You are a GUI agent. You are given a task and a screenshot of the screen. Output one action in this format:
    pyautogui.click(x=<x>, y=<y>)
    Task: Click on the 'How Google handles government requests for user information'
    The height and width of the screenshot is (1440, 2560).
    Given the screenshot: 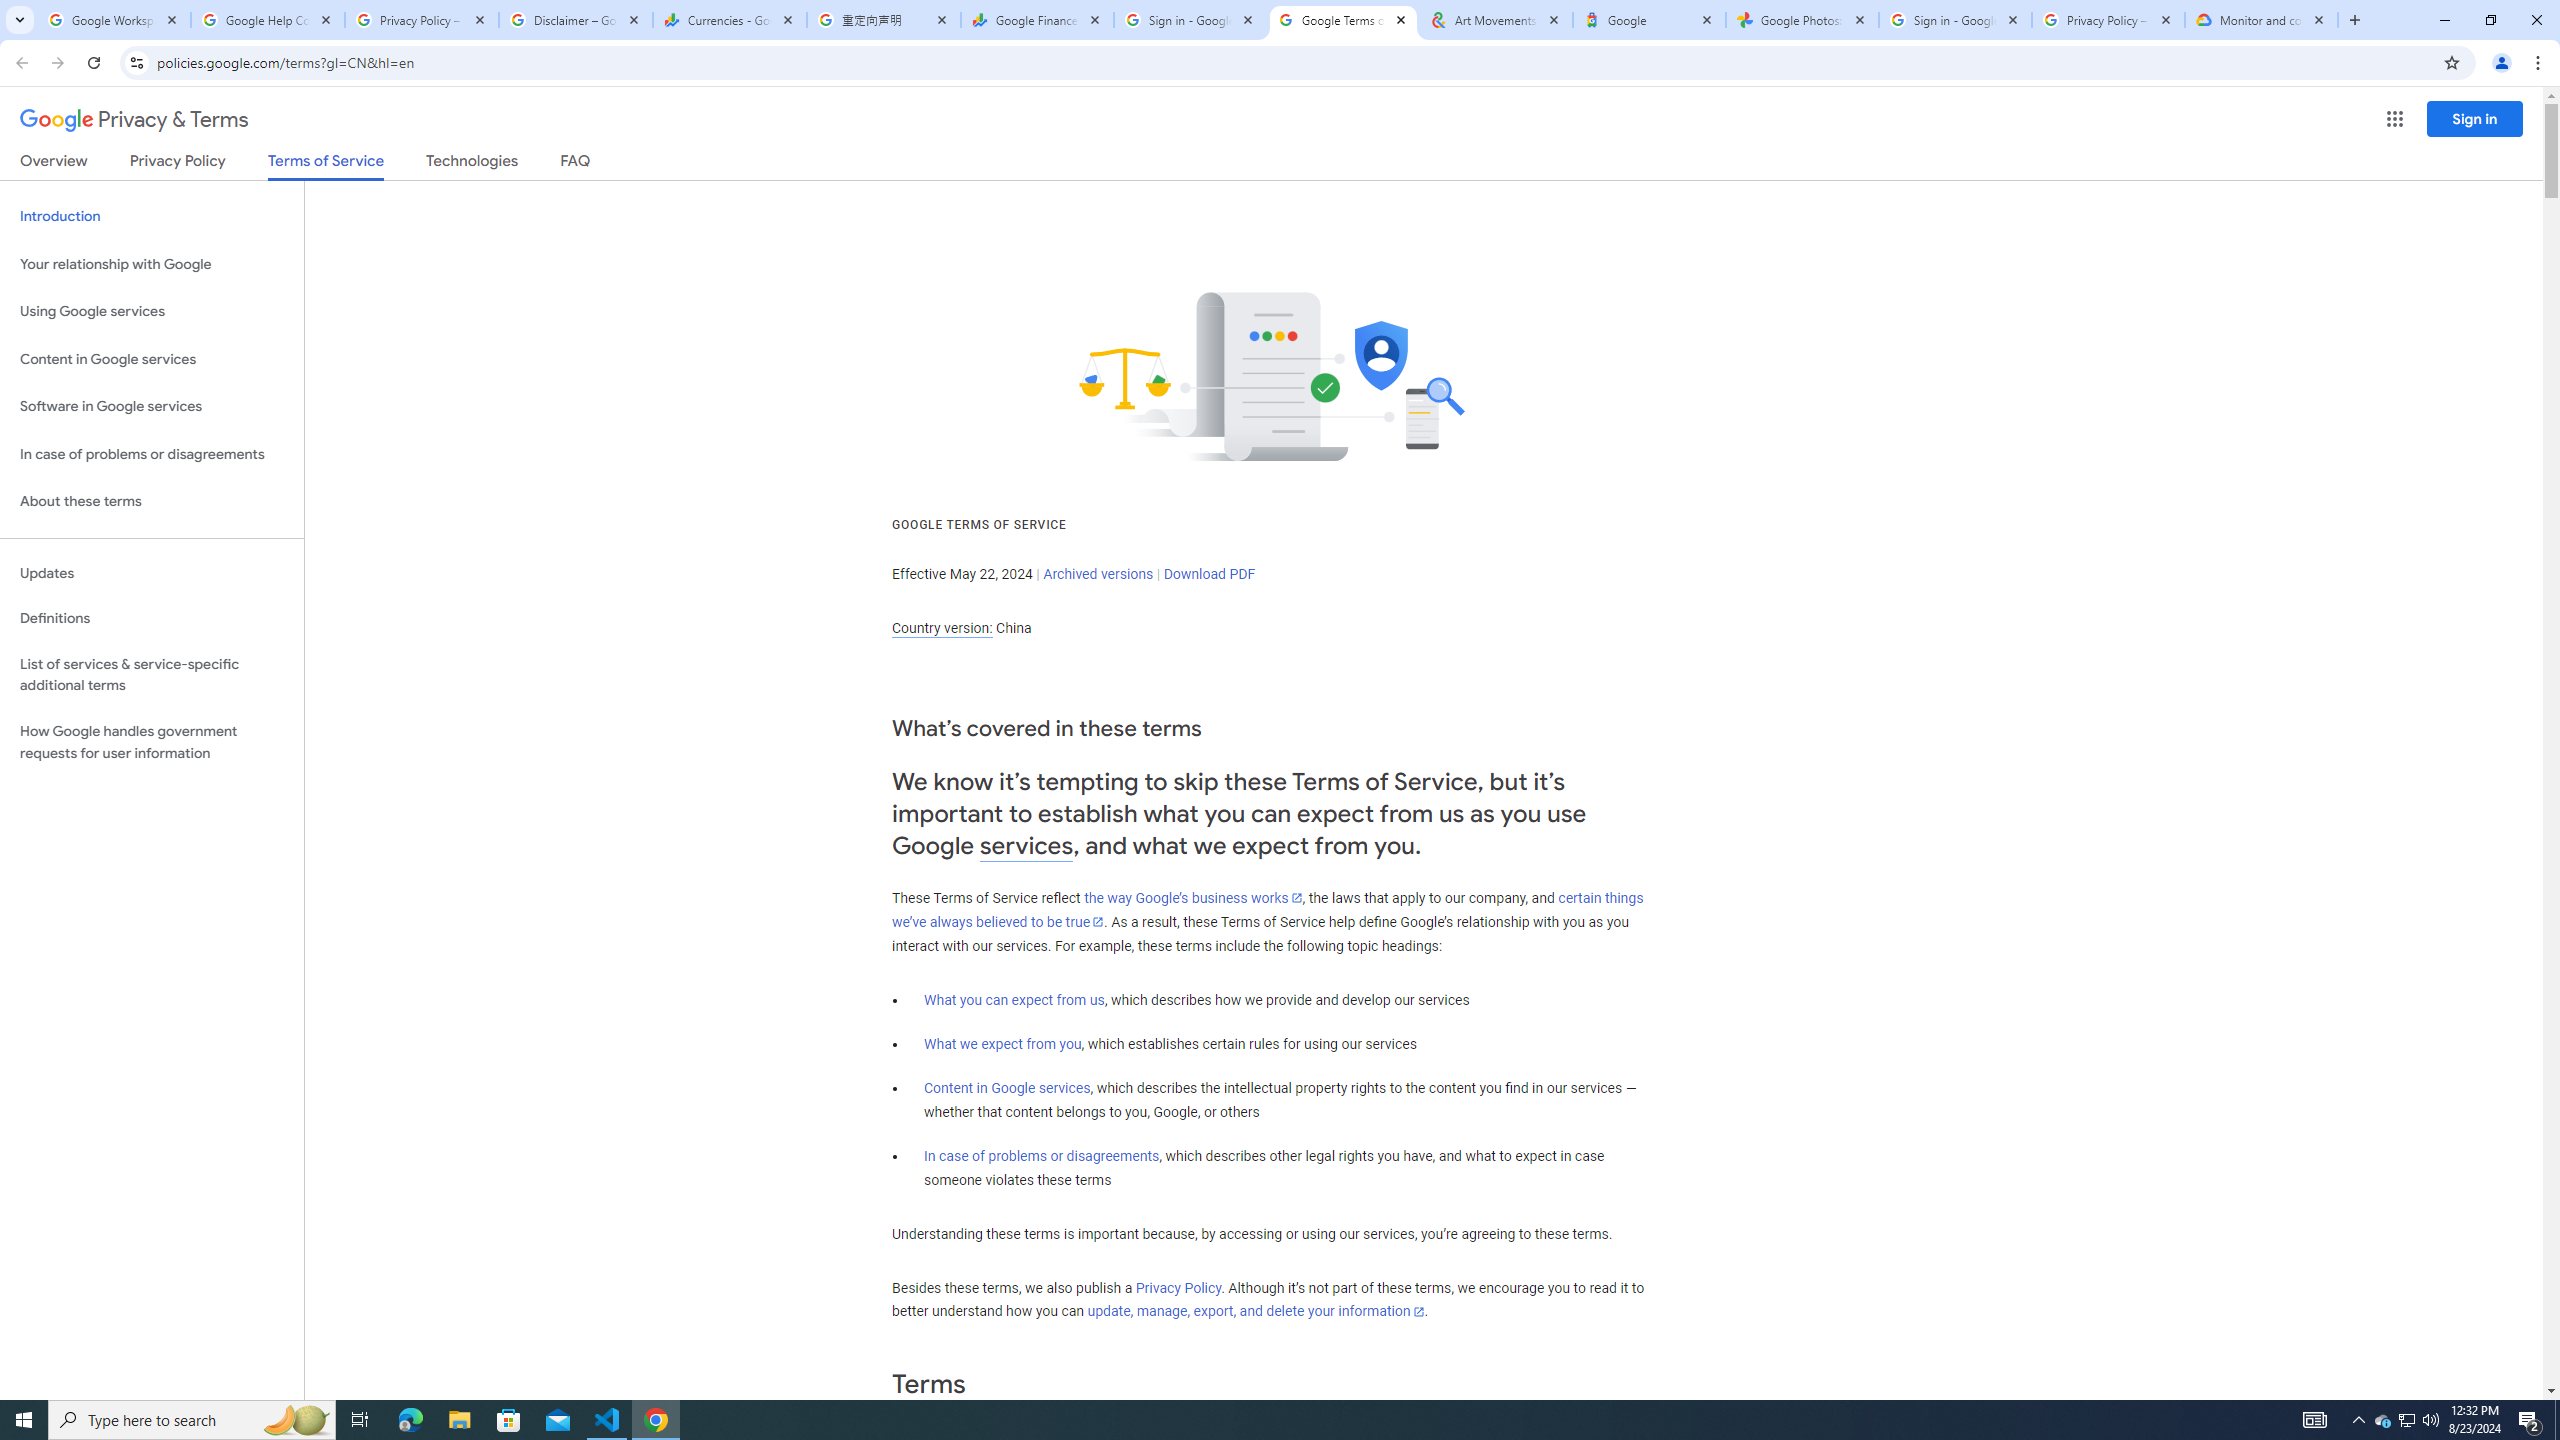 What is the action you would take?
    pyautogui.click(x=151, y=742)
    